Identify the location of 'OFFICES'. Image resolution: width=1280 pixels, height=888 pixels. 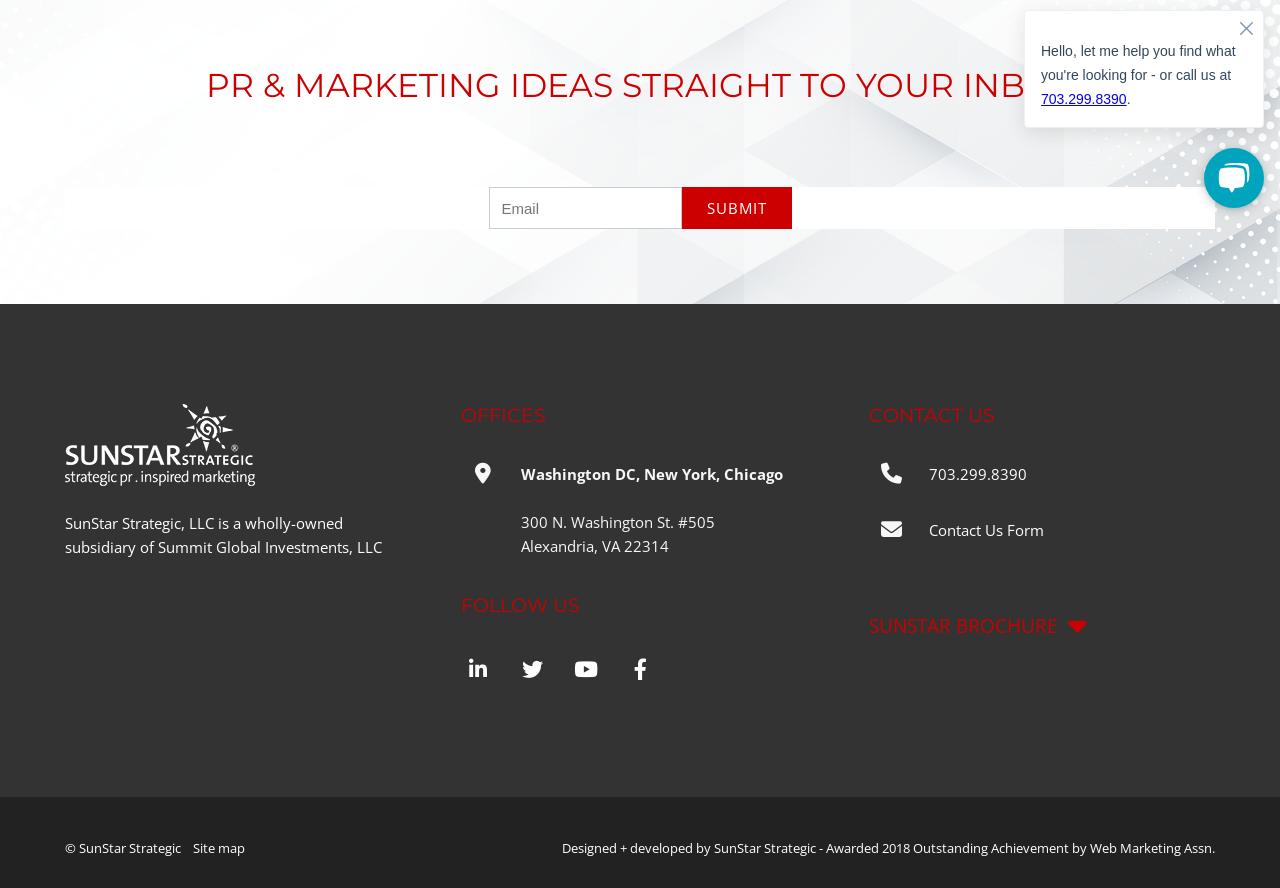
(503, 414).